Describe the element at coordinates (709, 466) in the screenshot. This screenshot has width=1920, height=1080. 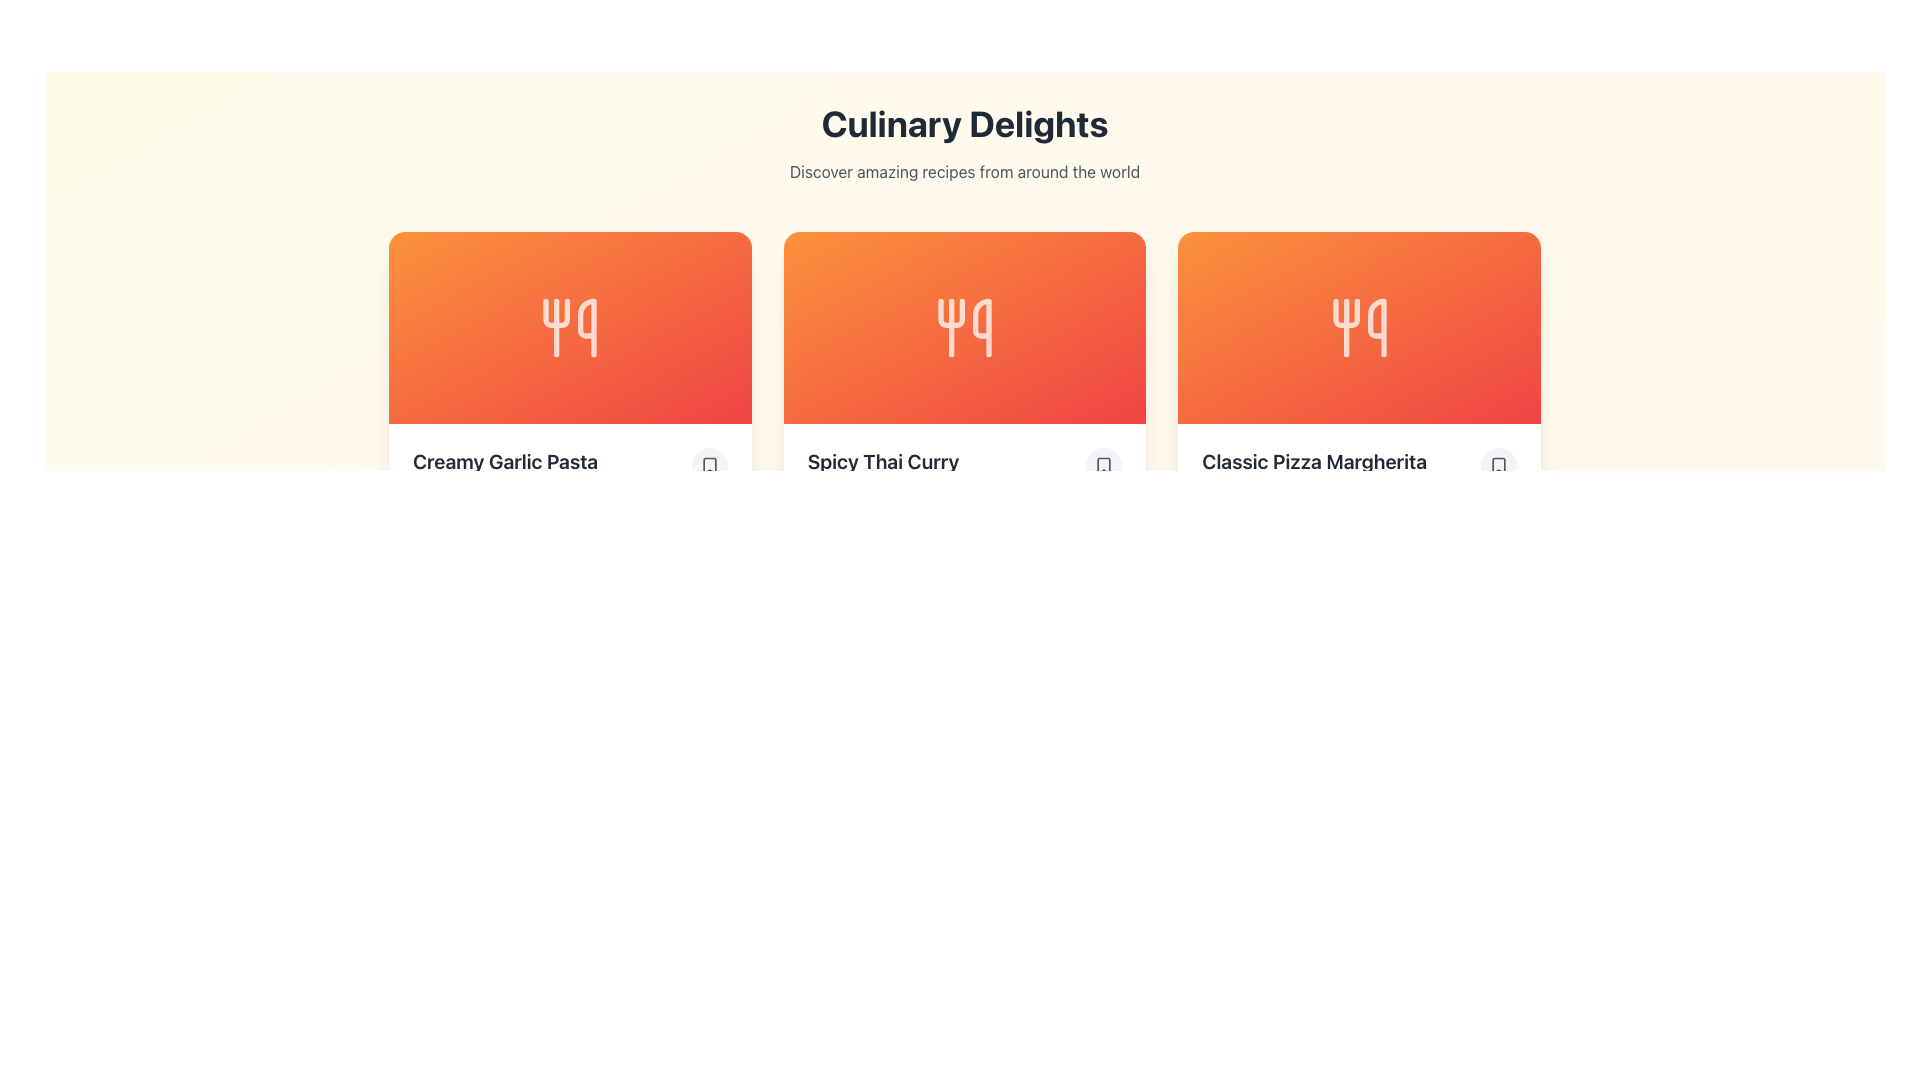
I see `the save/bookmark icon located at the bottom right corner of the 'Creamy Garlic Pasta' recipe card` at that location.